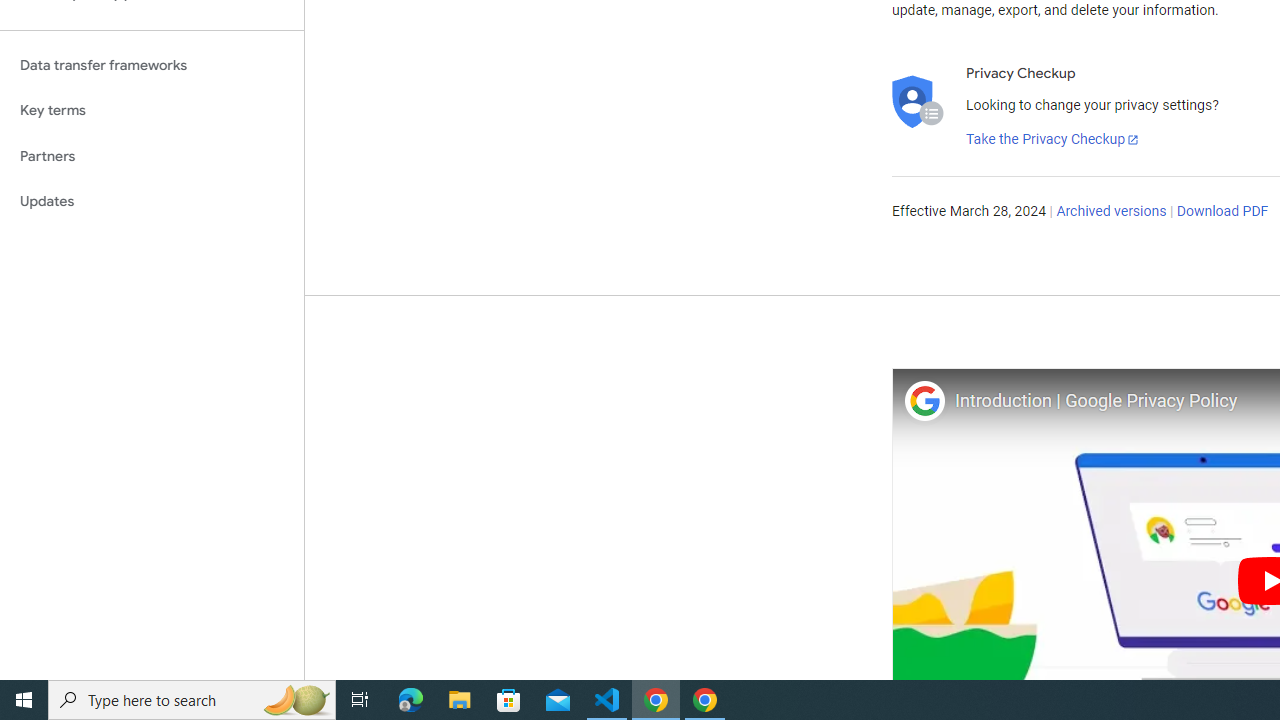 The width and height of the screenshot is (1280, 720). I want to click on 'Data transfer frameworks', so click(151, 64).